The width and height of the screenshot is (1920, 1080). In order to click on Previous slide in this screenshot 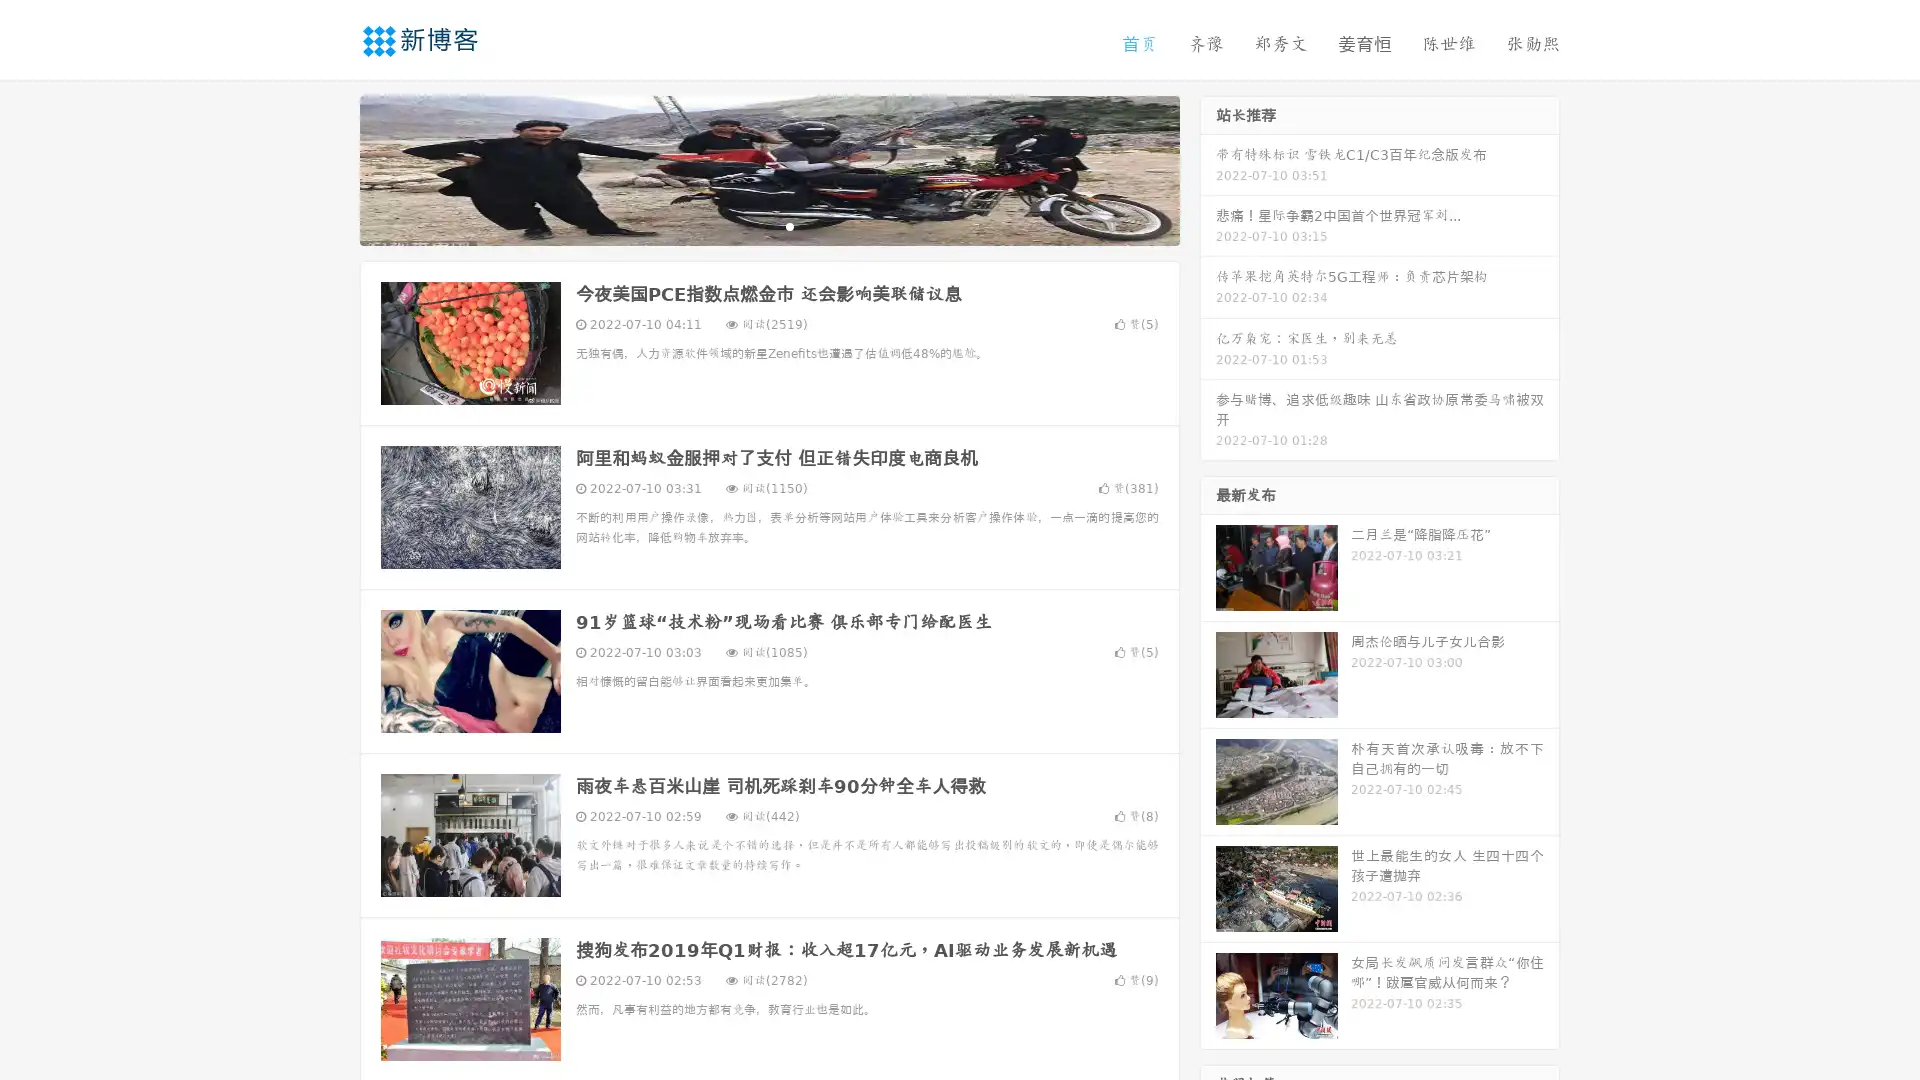, I will do `click(330, 168)`.